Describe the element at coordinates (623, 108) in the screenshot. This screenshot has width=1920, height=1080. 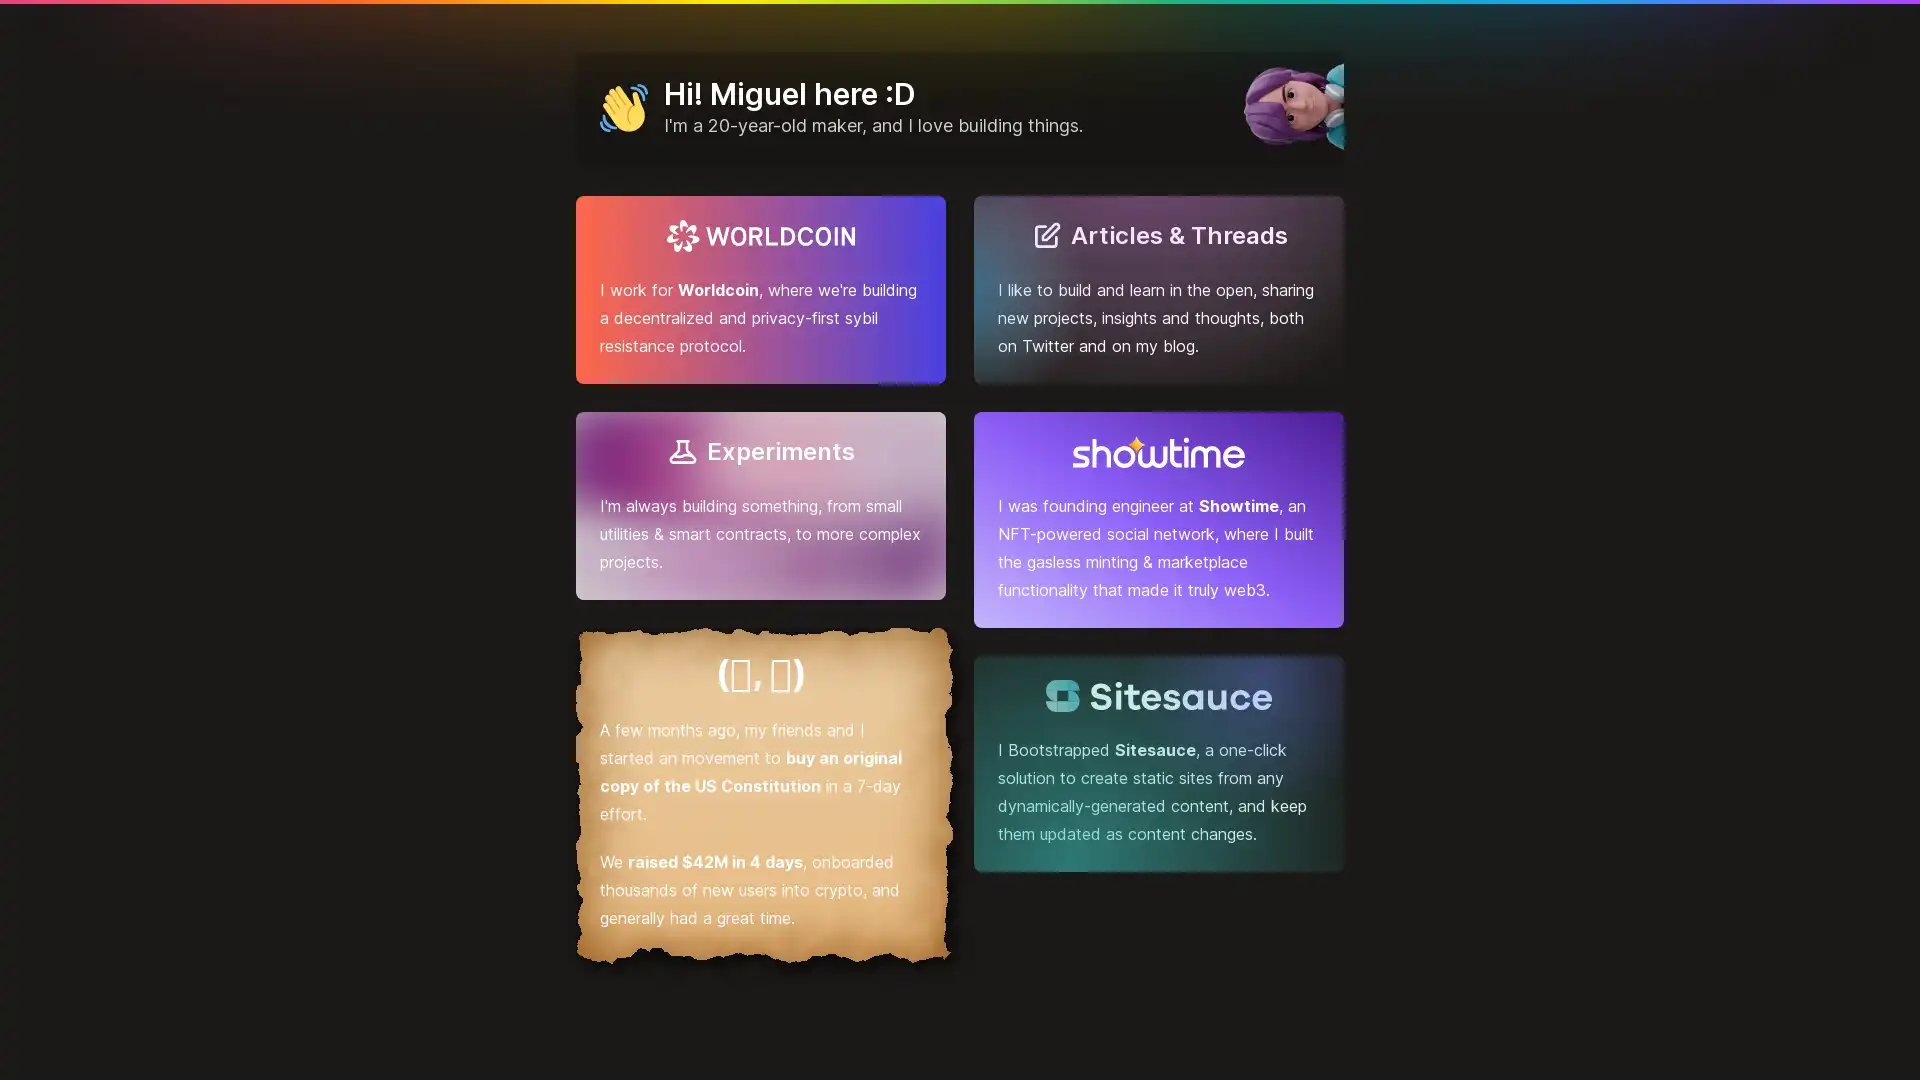
I see `Wave` at that location.